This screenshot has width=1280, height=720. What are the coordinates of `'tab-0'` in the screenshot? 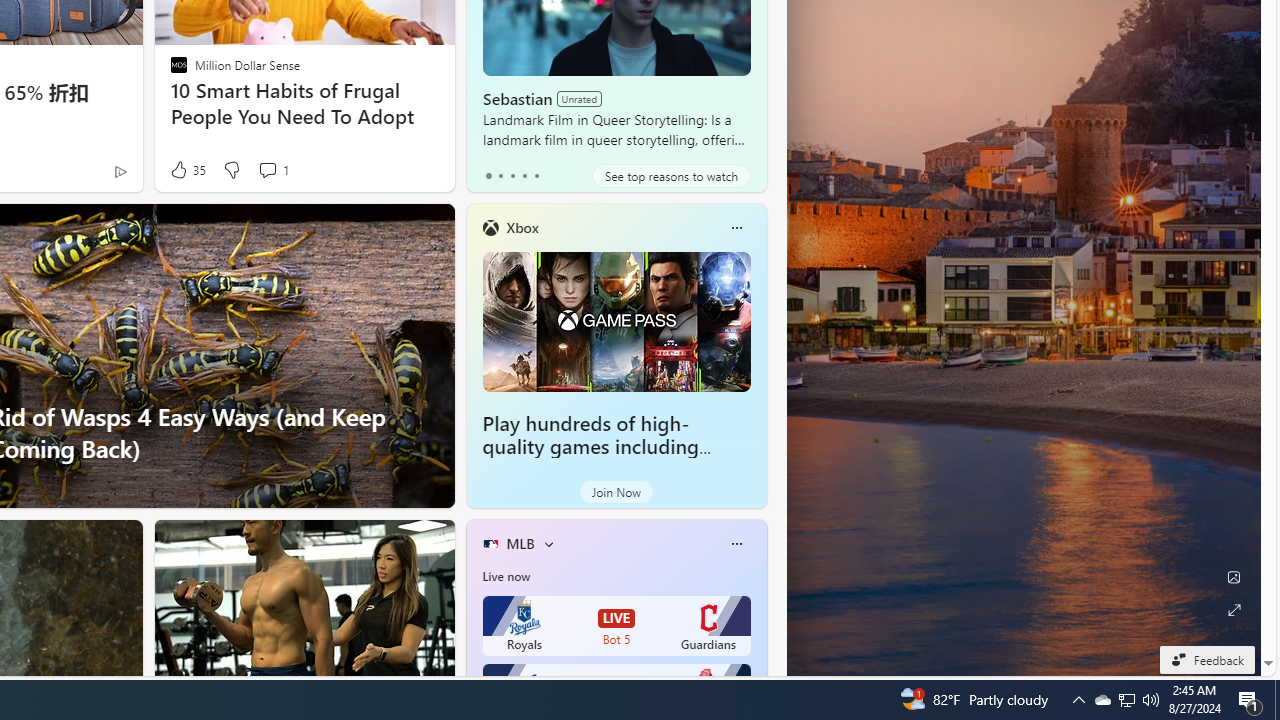 It's located at (488, 175).